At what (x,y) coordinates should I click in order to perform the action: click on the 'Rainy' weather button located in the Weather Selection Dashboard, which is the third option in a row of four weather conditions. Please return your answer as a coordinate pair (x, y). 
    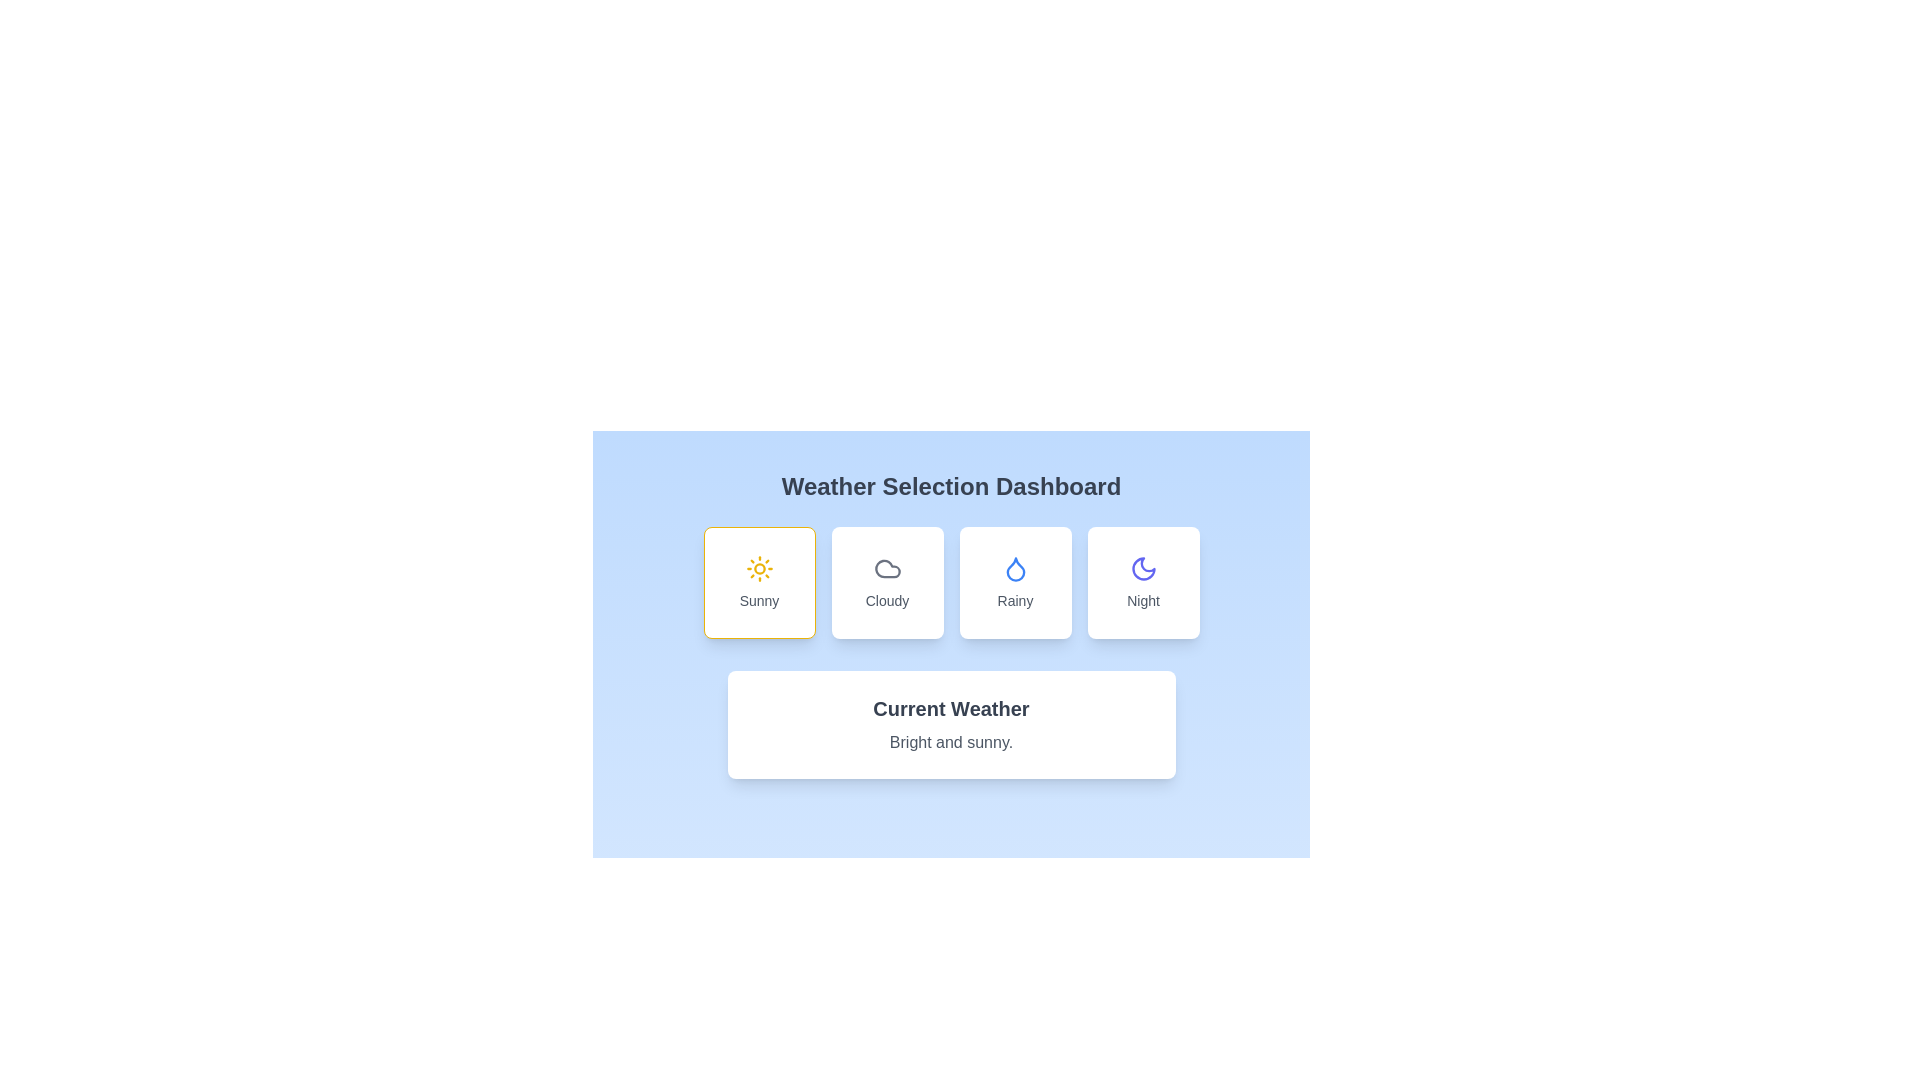
    Looking at the image, I should click on (1015, 582).